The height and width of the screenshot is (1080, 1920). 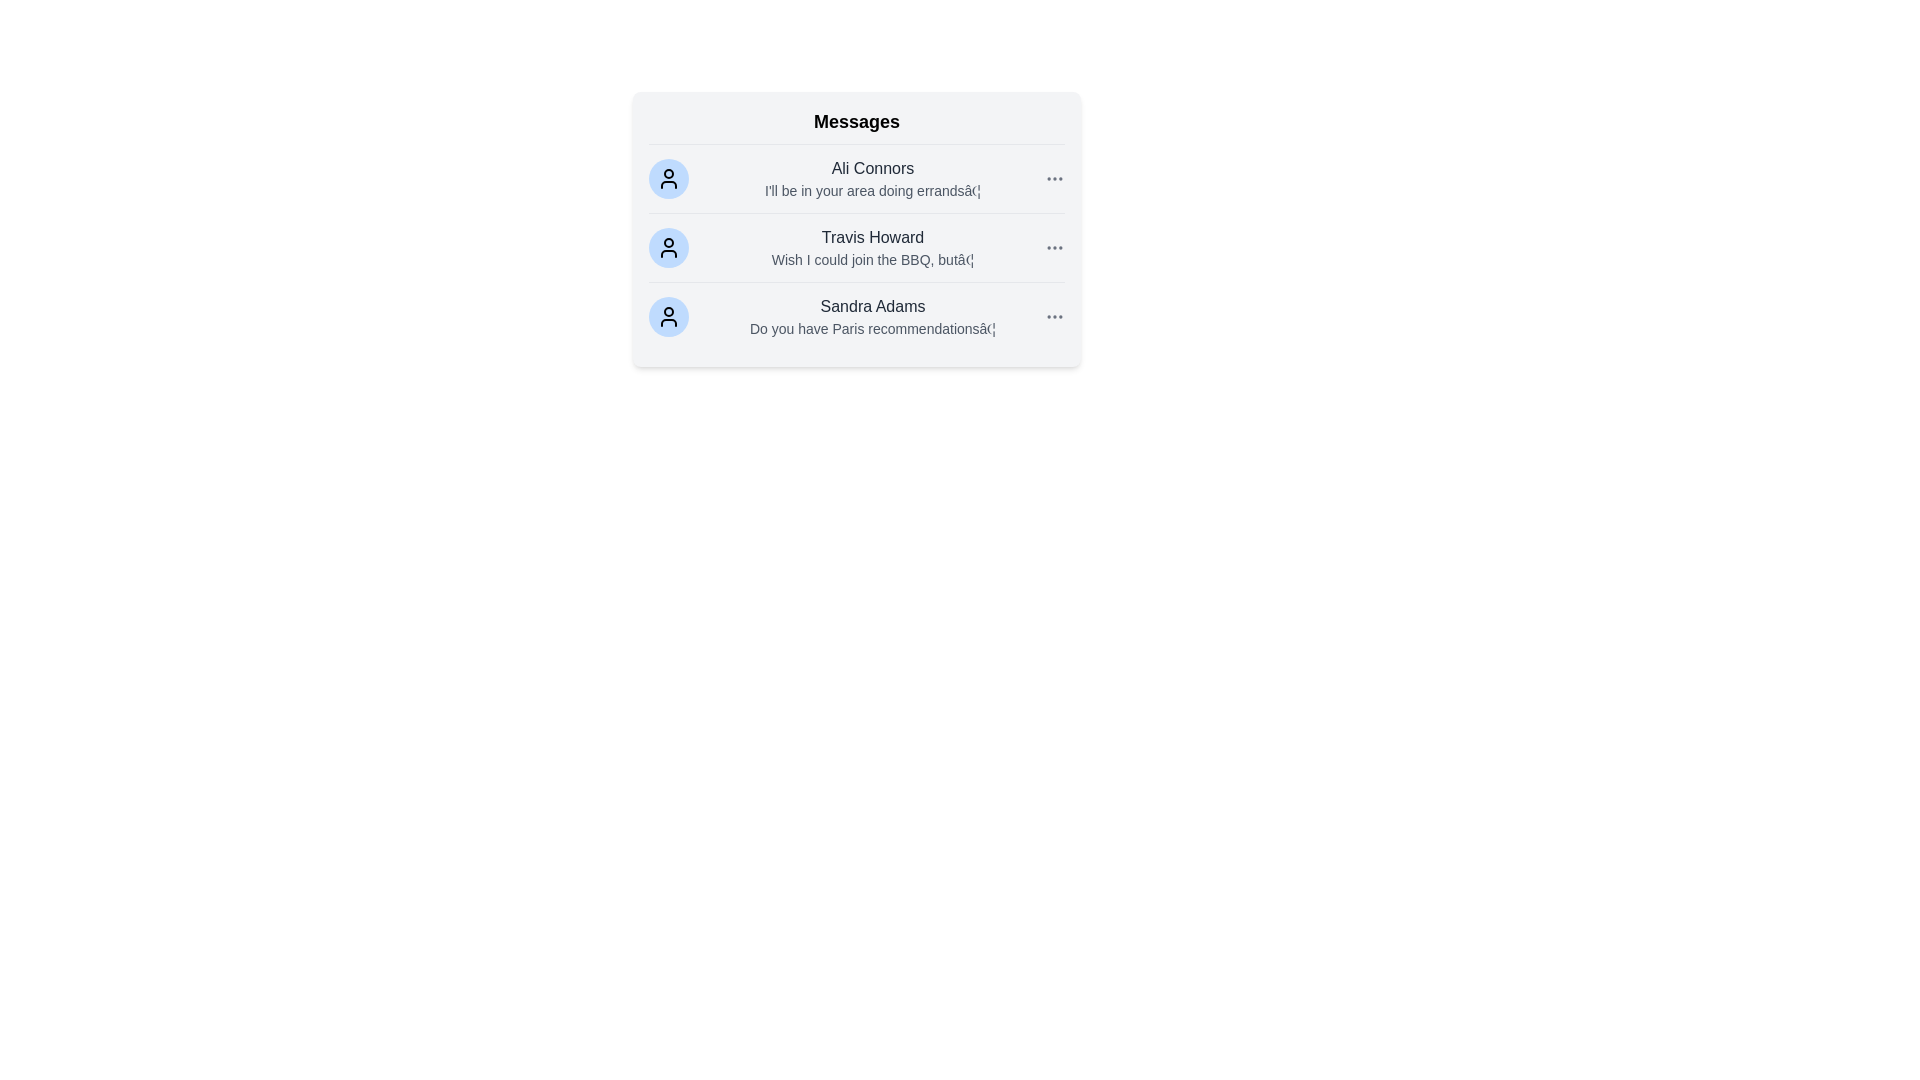 I want to click on the user profile SVG icon, which is styled with a black stroke and a blue background, located in the upper-left section of the list component, adjacent to 'Ali Connors', so click(x=668, y=177).